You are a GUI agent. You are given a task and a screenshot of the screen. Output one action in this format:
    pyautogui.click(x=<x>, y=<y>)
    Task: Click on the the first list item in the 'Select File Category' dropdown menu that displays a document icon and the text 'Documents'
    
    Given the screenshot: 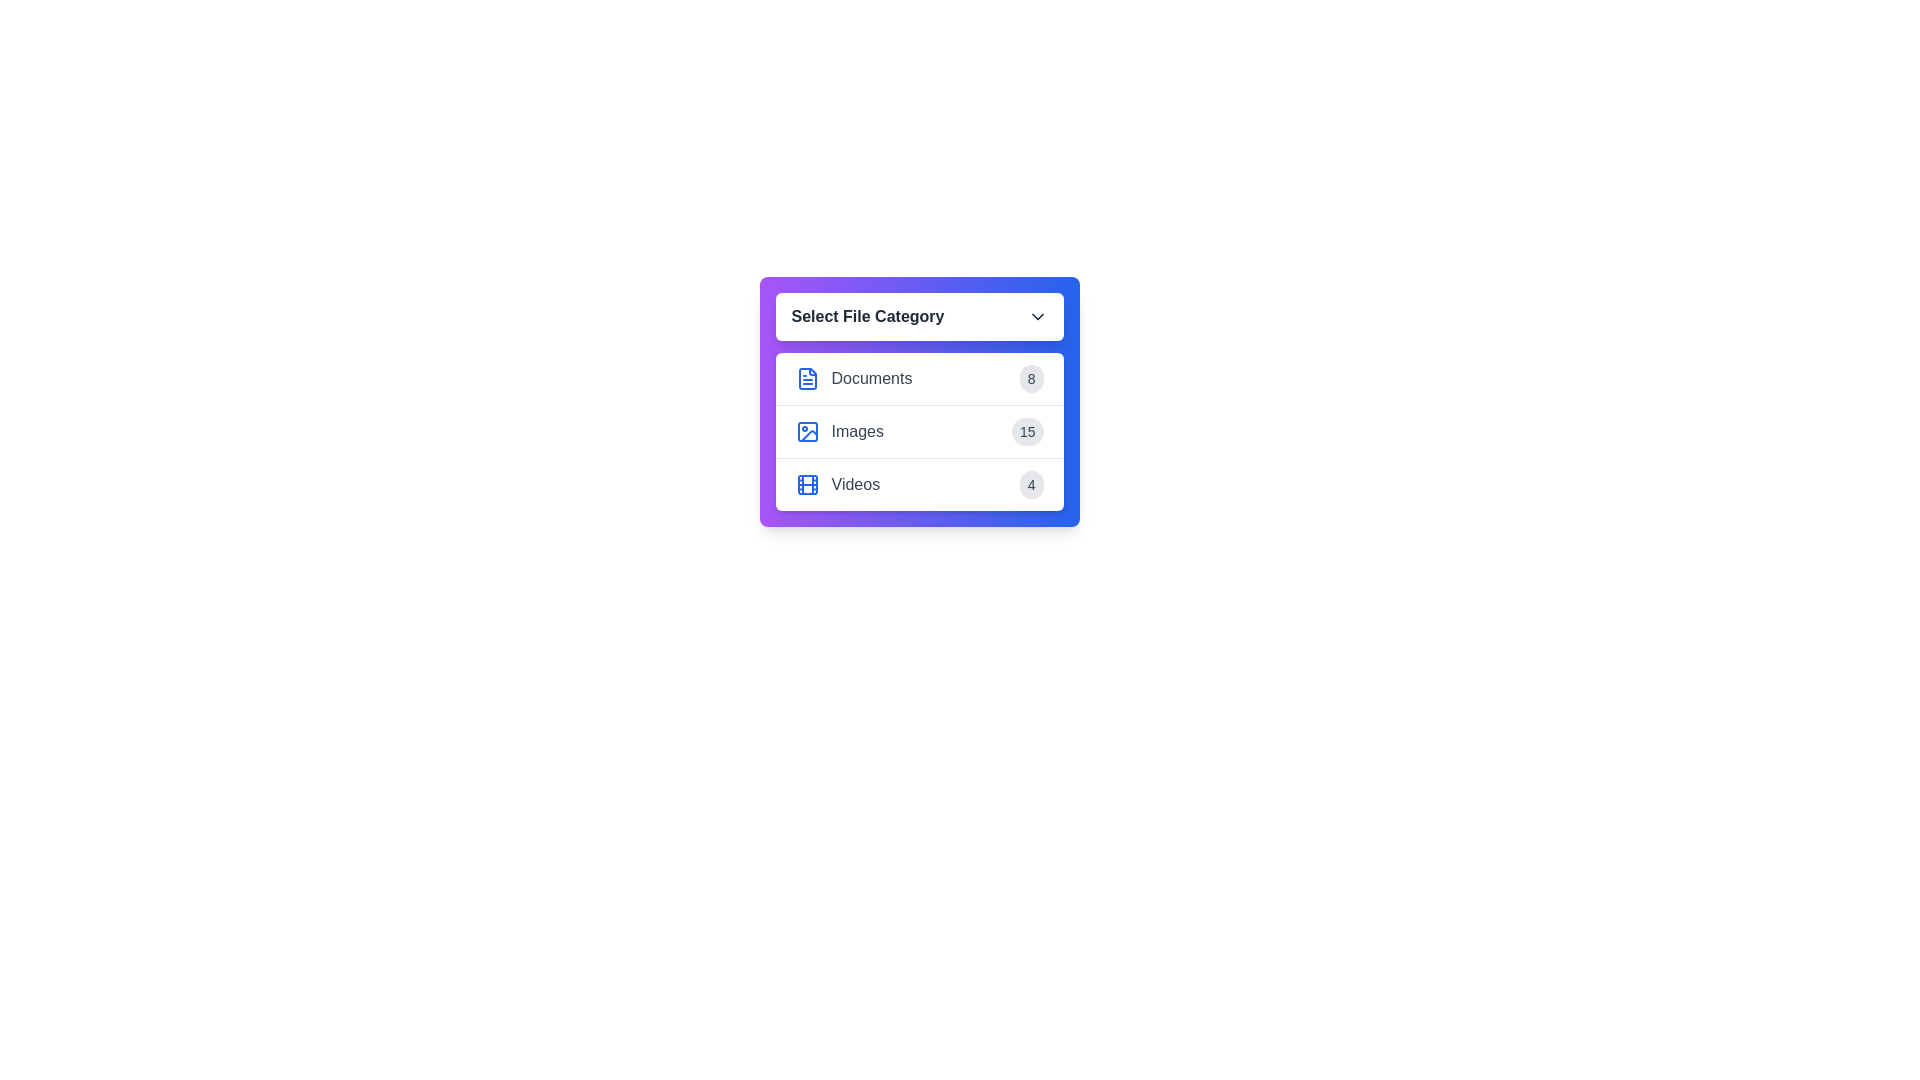 What is the action you would take?
    pyautogui.click(x=854, y=378)
    